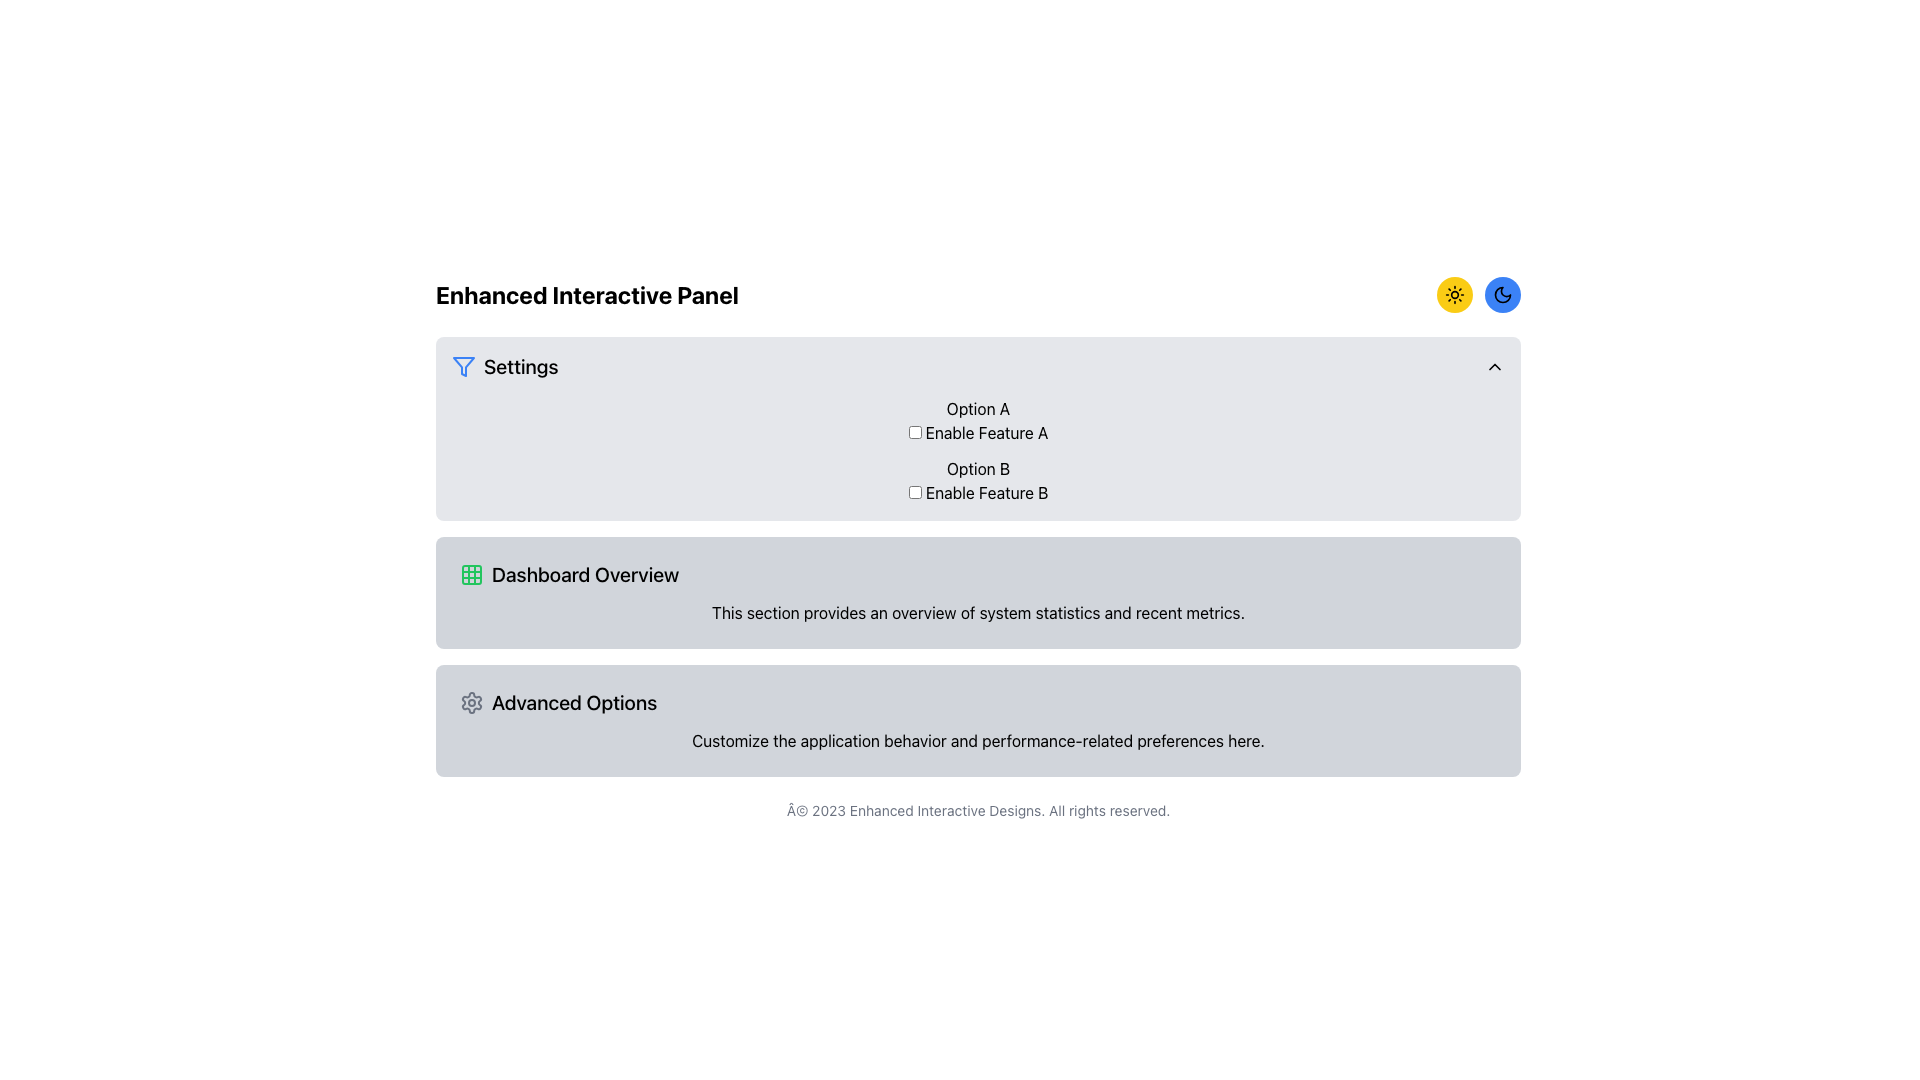 This screenshot has height=1080, width=1920. Describe the element at coordinates (978, 612) in the screenshot. I see `the Text Label that provides an informative description about the 'Dashboard Overview' section, located beneath the title text in the lower half of the section` at that location.